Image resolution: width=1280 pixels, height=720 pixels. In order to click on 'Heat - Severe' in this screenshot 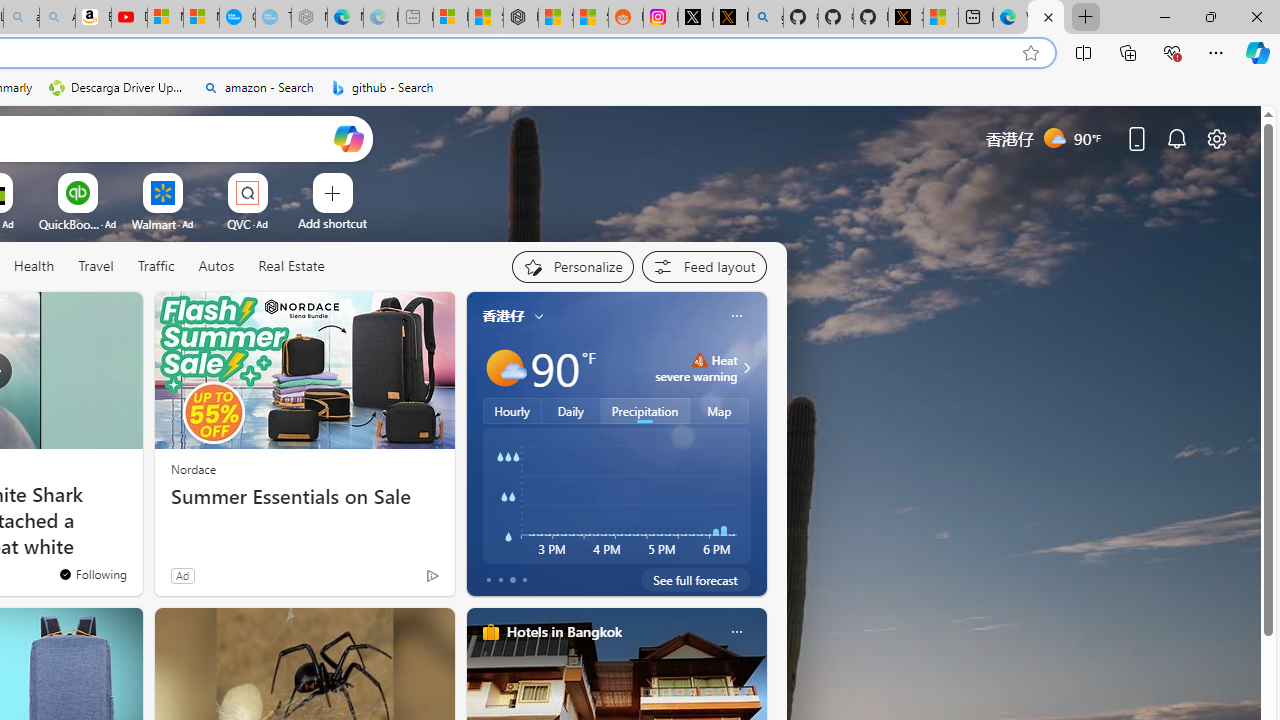, I will do `click(699, 360)`.